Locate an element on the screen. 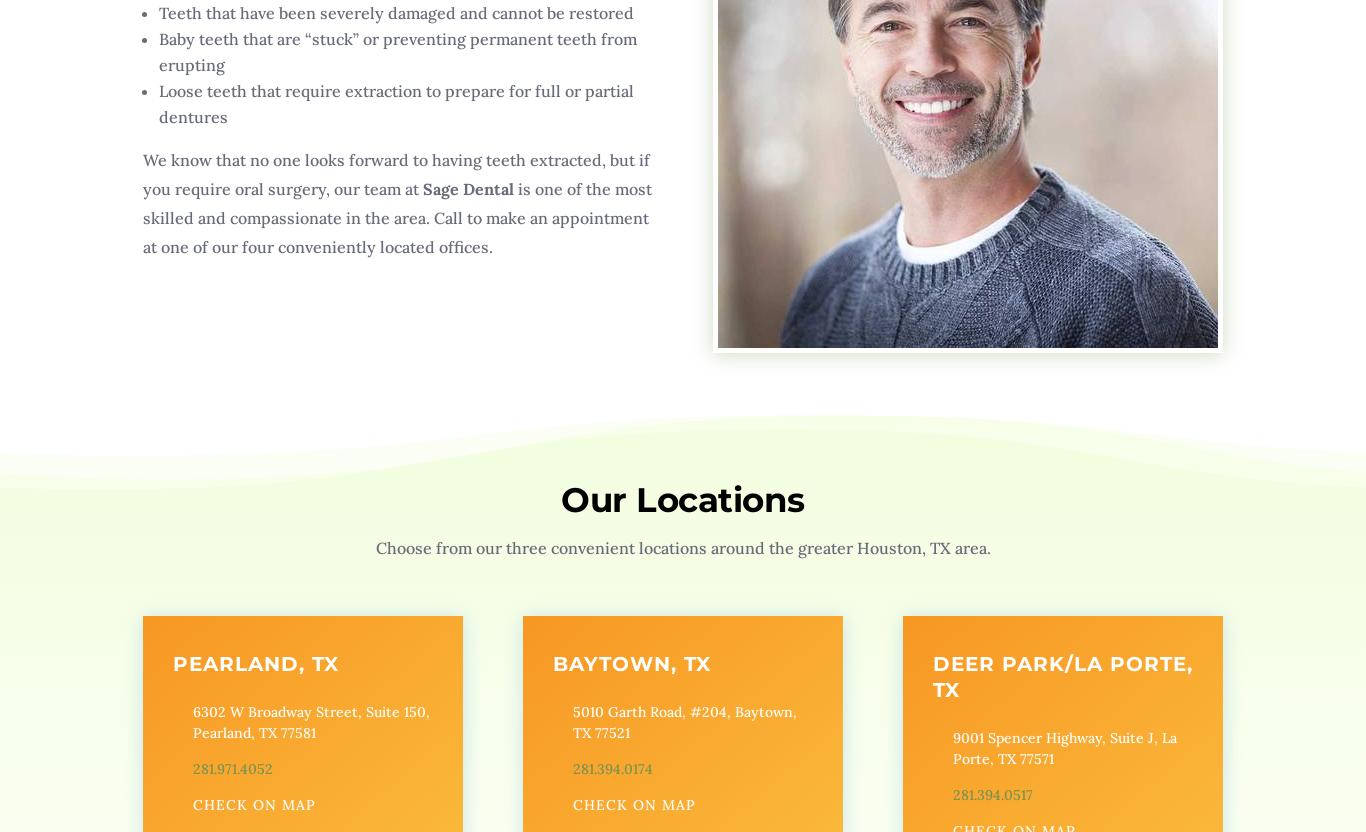  '281.394.0174' is located at coordinates (570, 768).